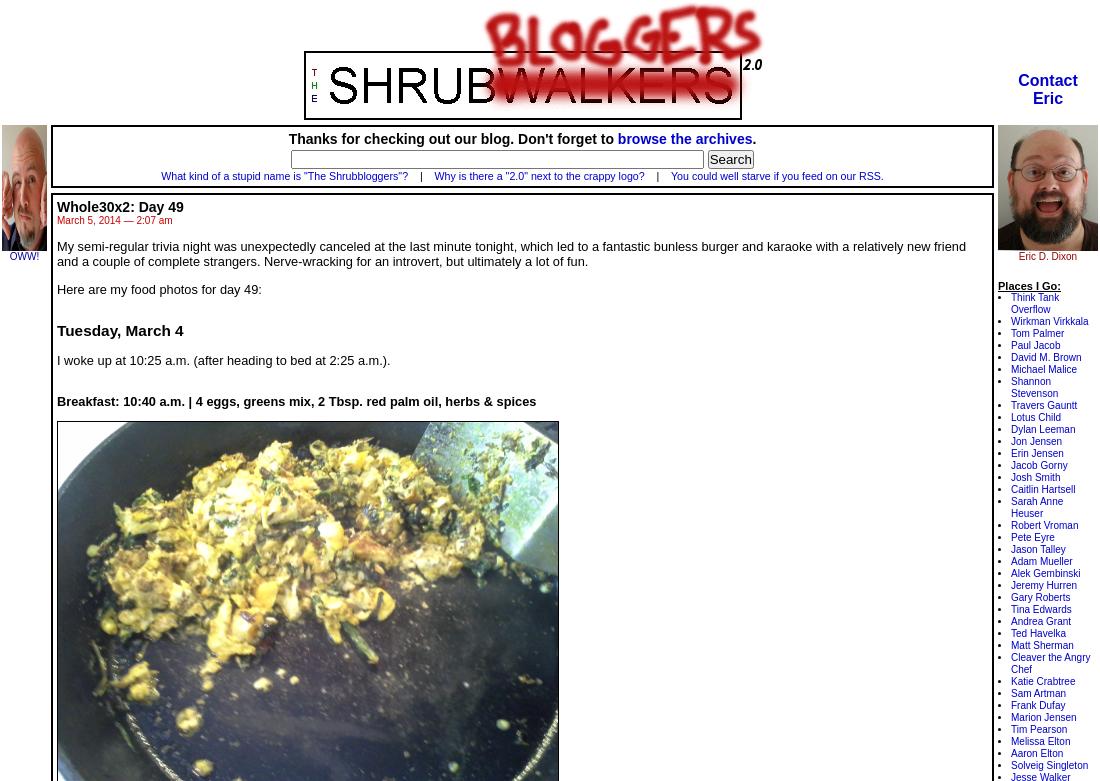 The height and width of the screenshot is (781, 1100). I want to click on 'Alek Gembinski', so click(1045, 573).